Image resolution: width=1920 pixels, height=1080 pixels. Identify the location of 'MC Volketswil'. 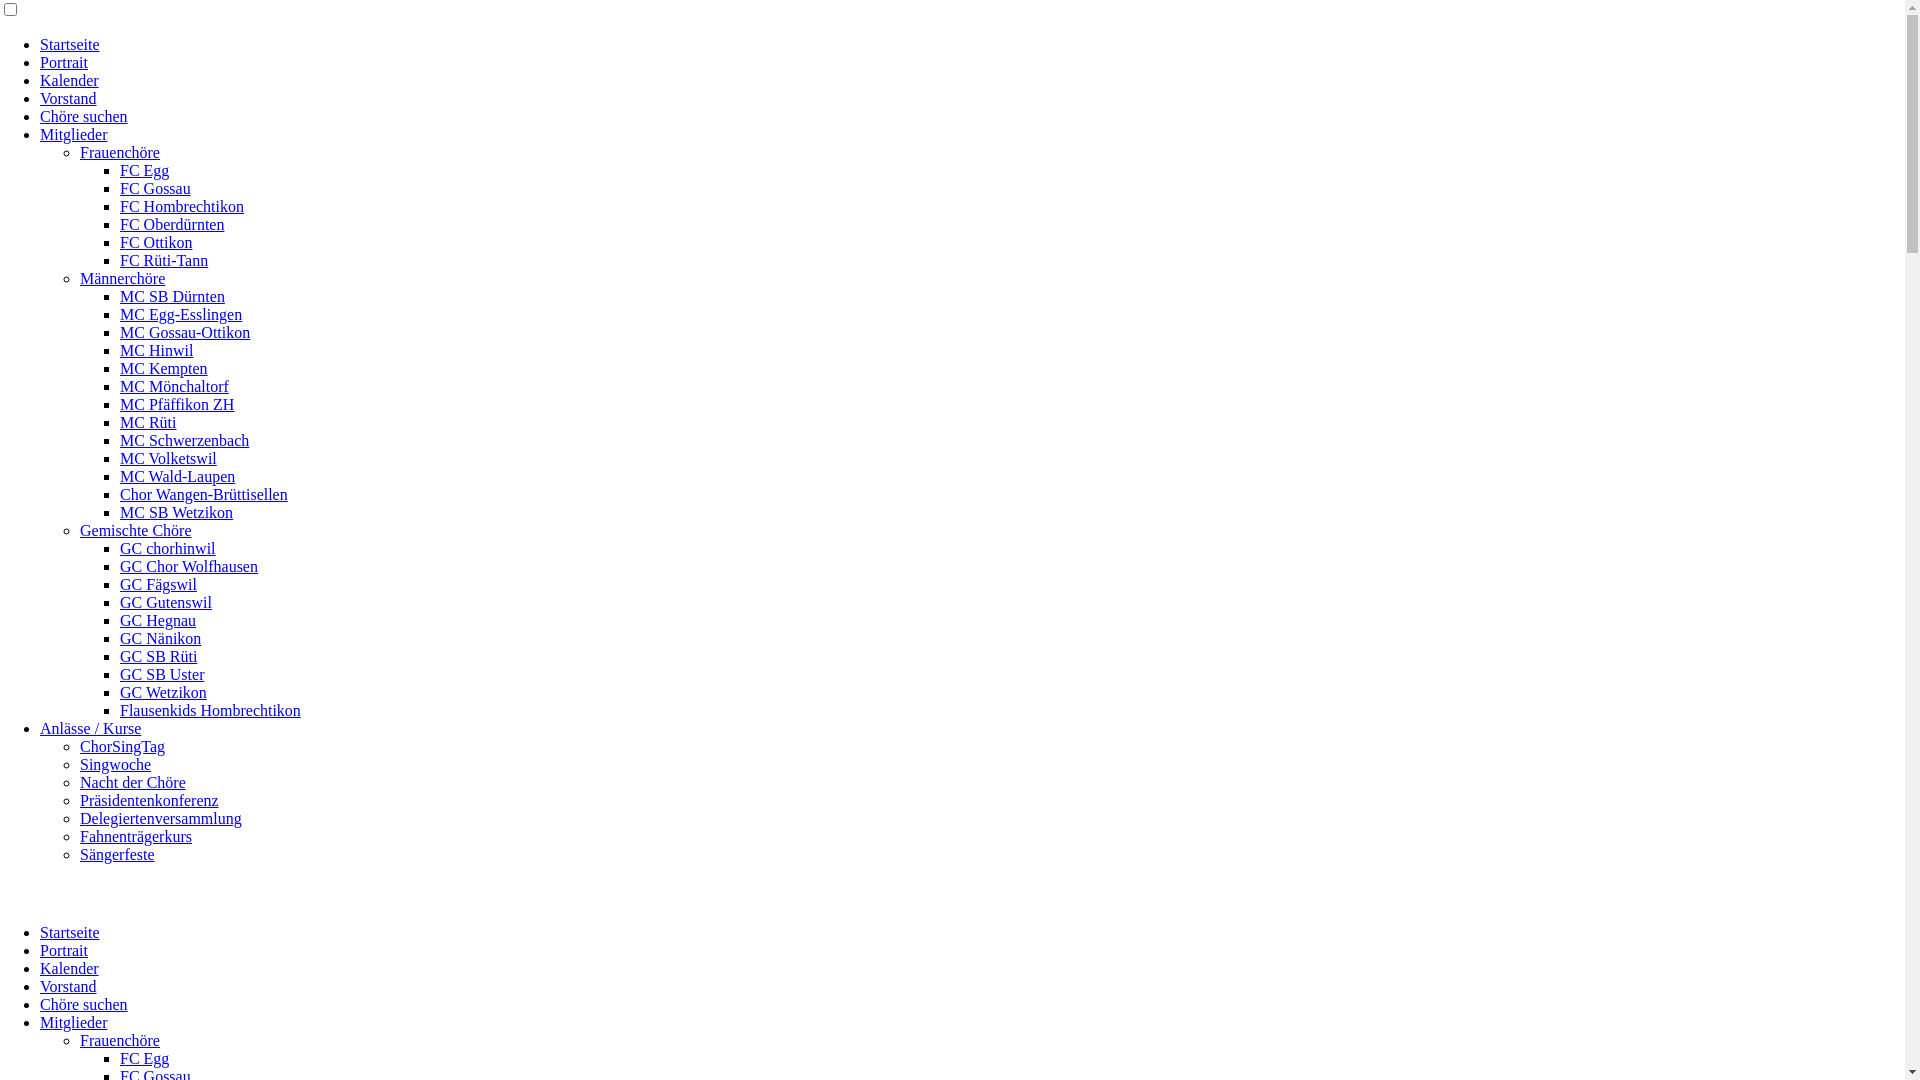
(168, 458).